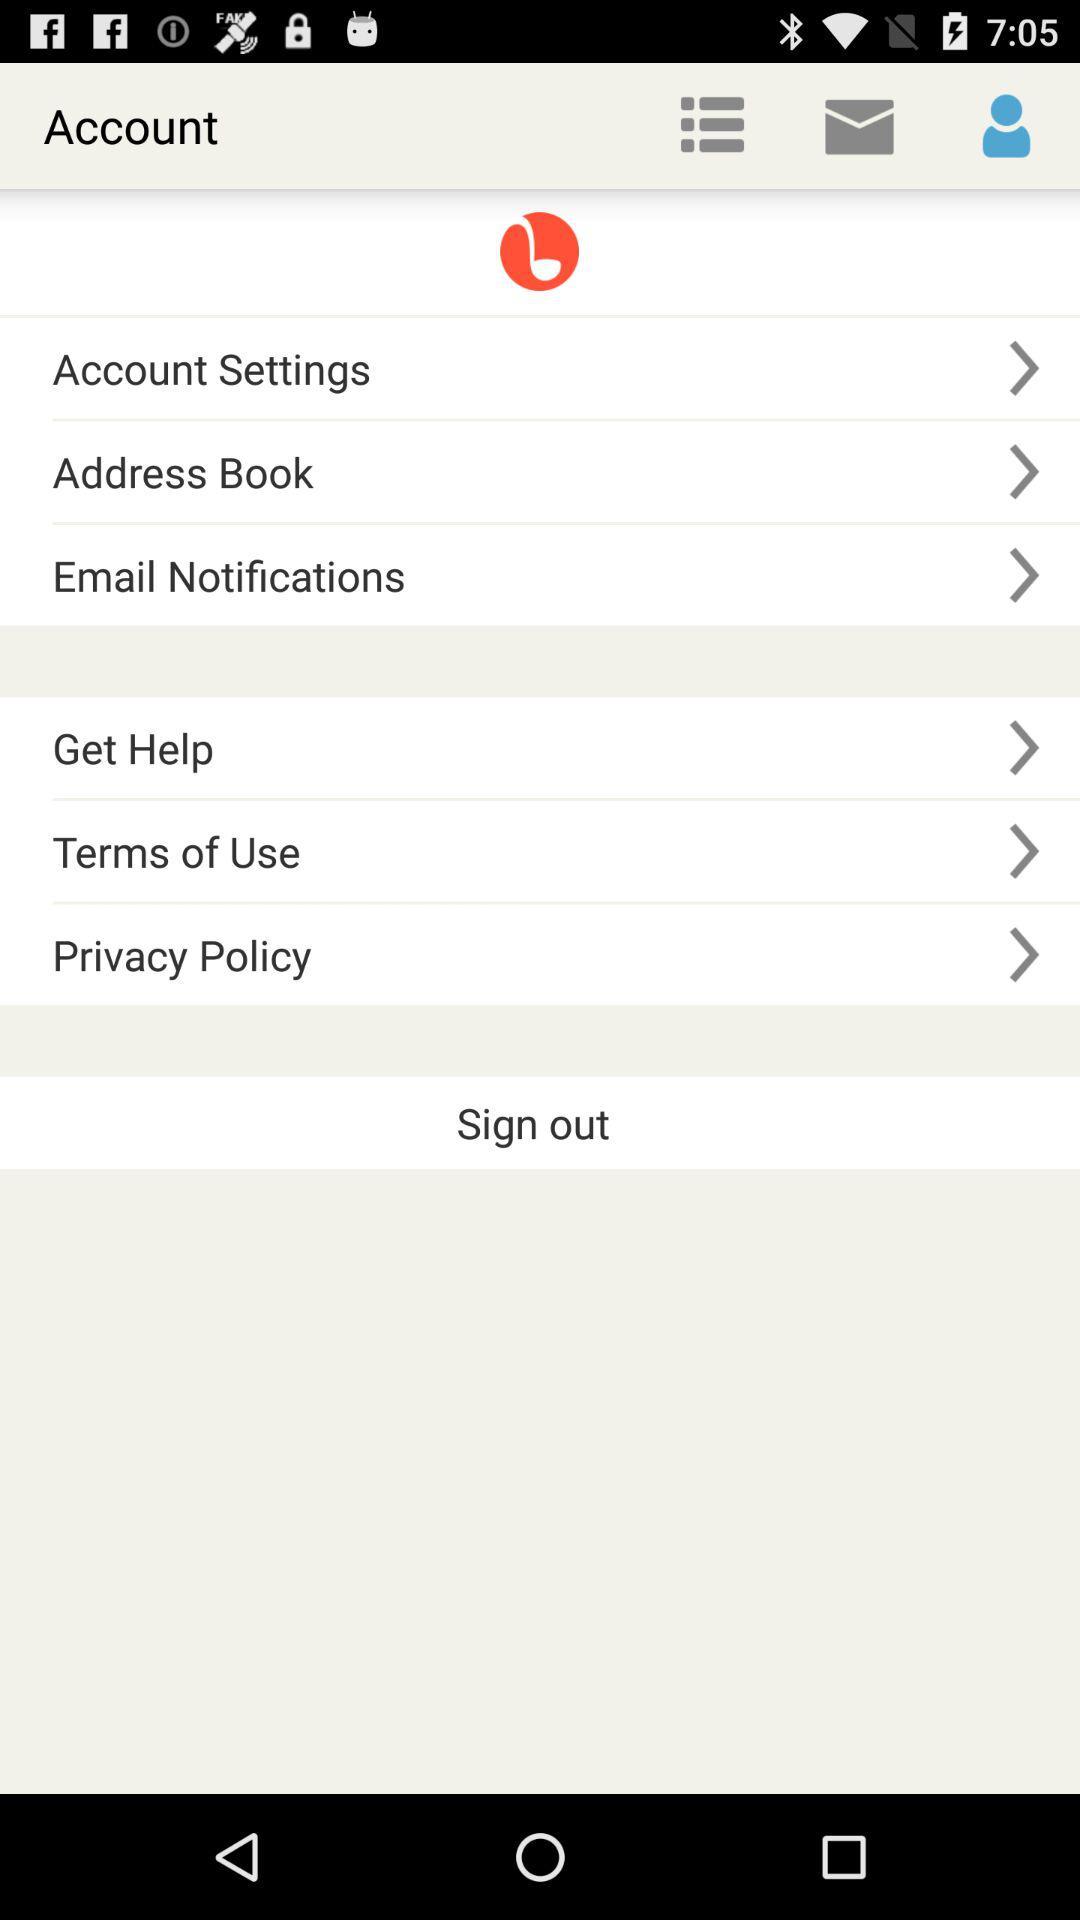 Image resolution: width=1080 pixels, height=1920 pixels. I want to click on item next to the account, so click(711, 124).